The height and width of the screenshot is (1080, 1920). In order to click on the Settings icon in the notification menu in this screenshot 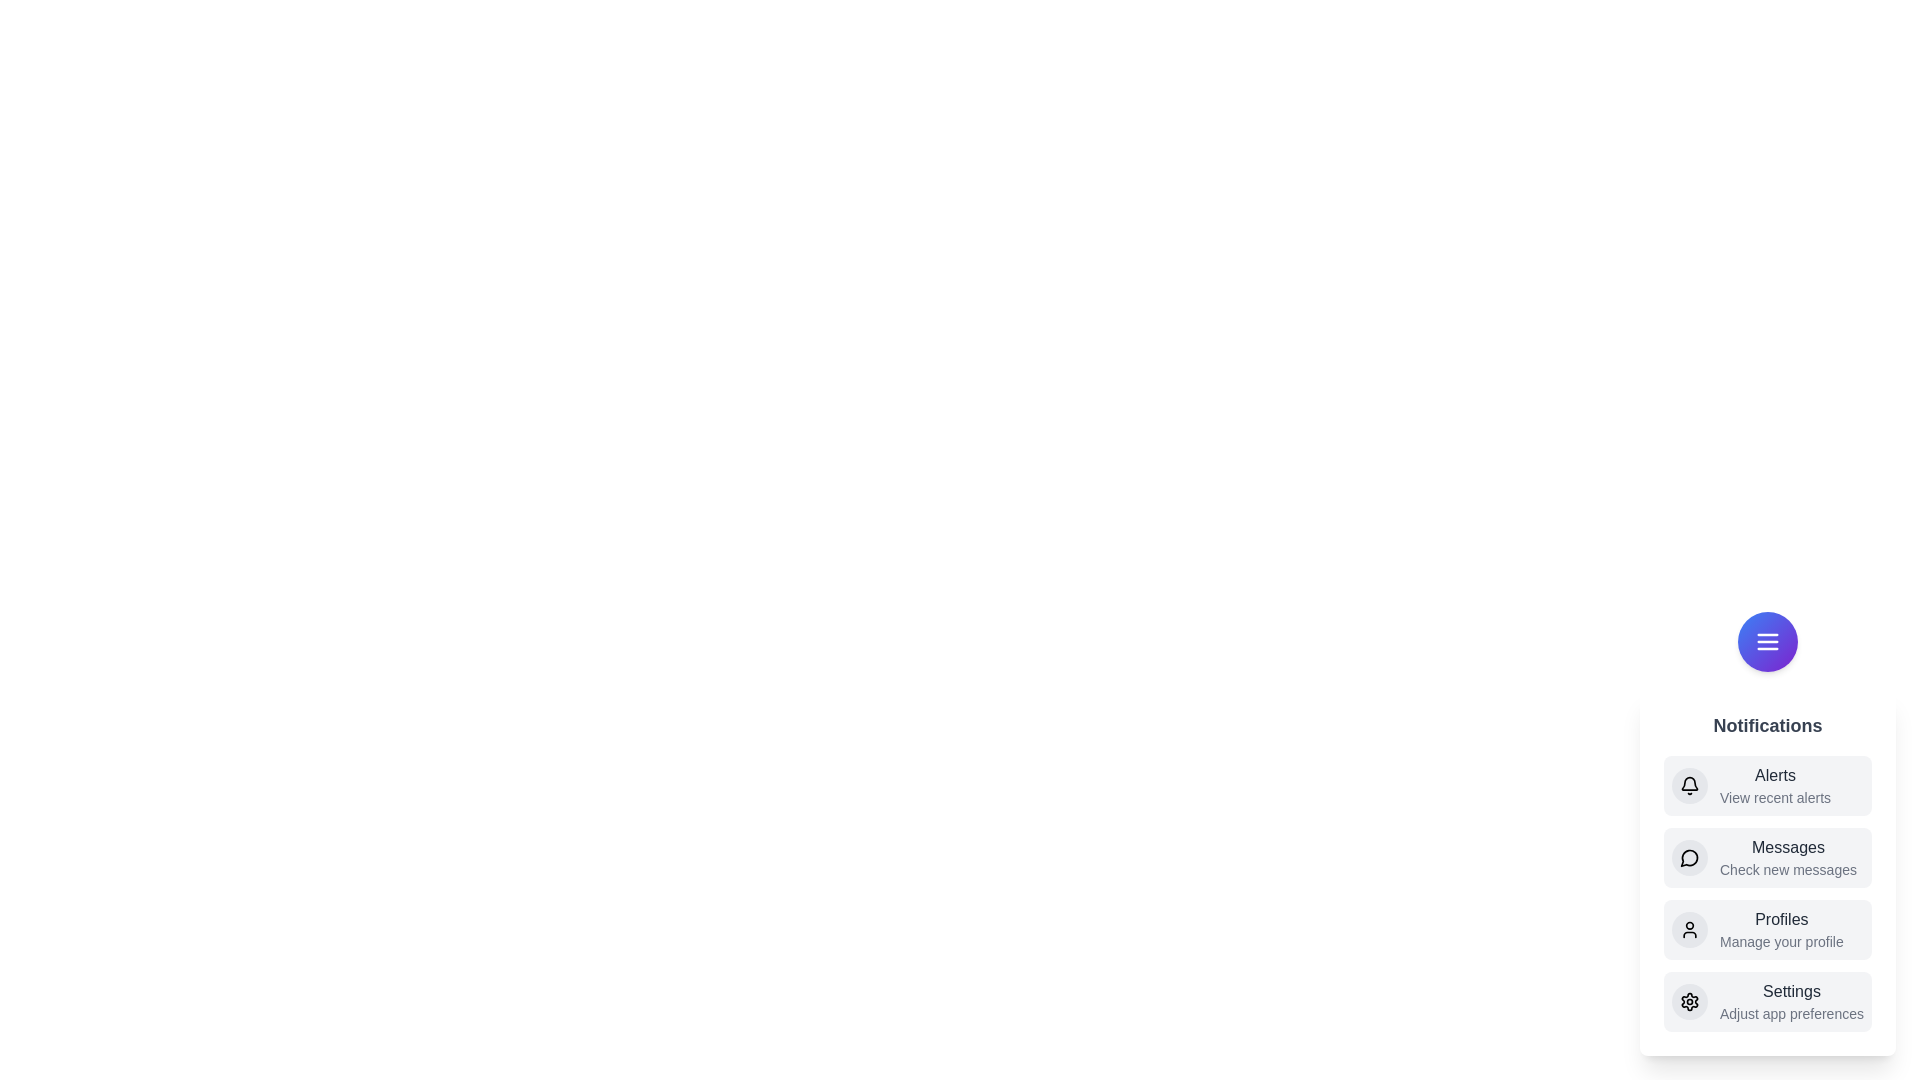, I will do `click(1688, 1002)`.